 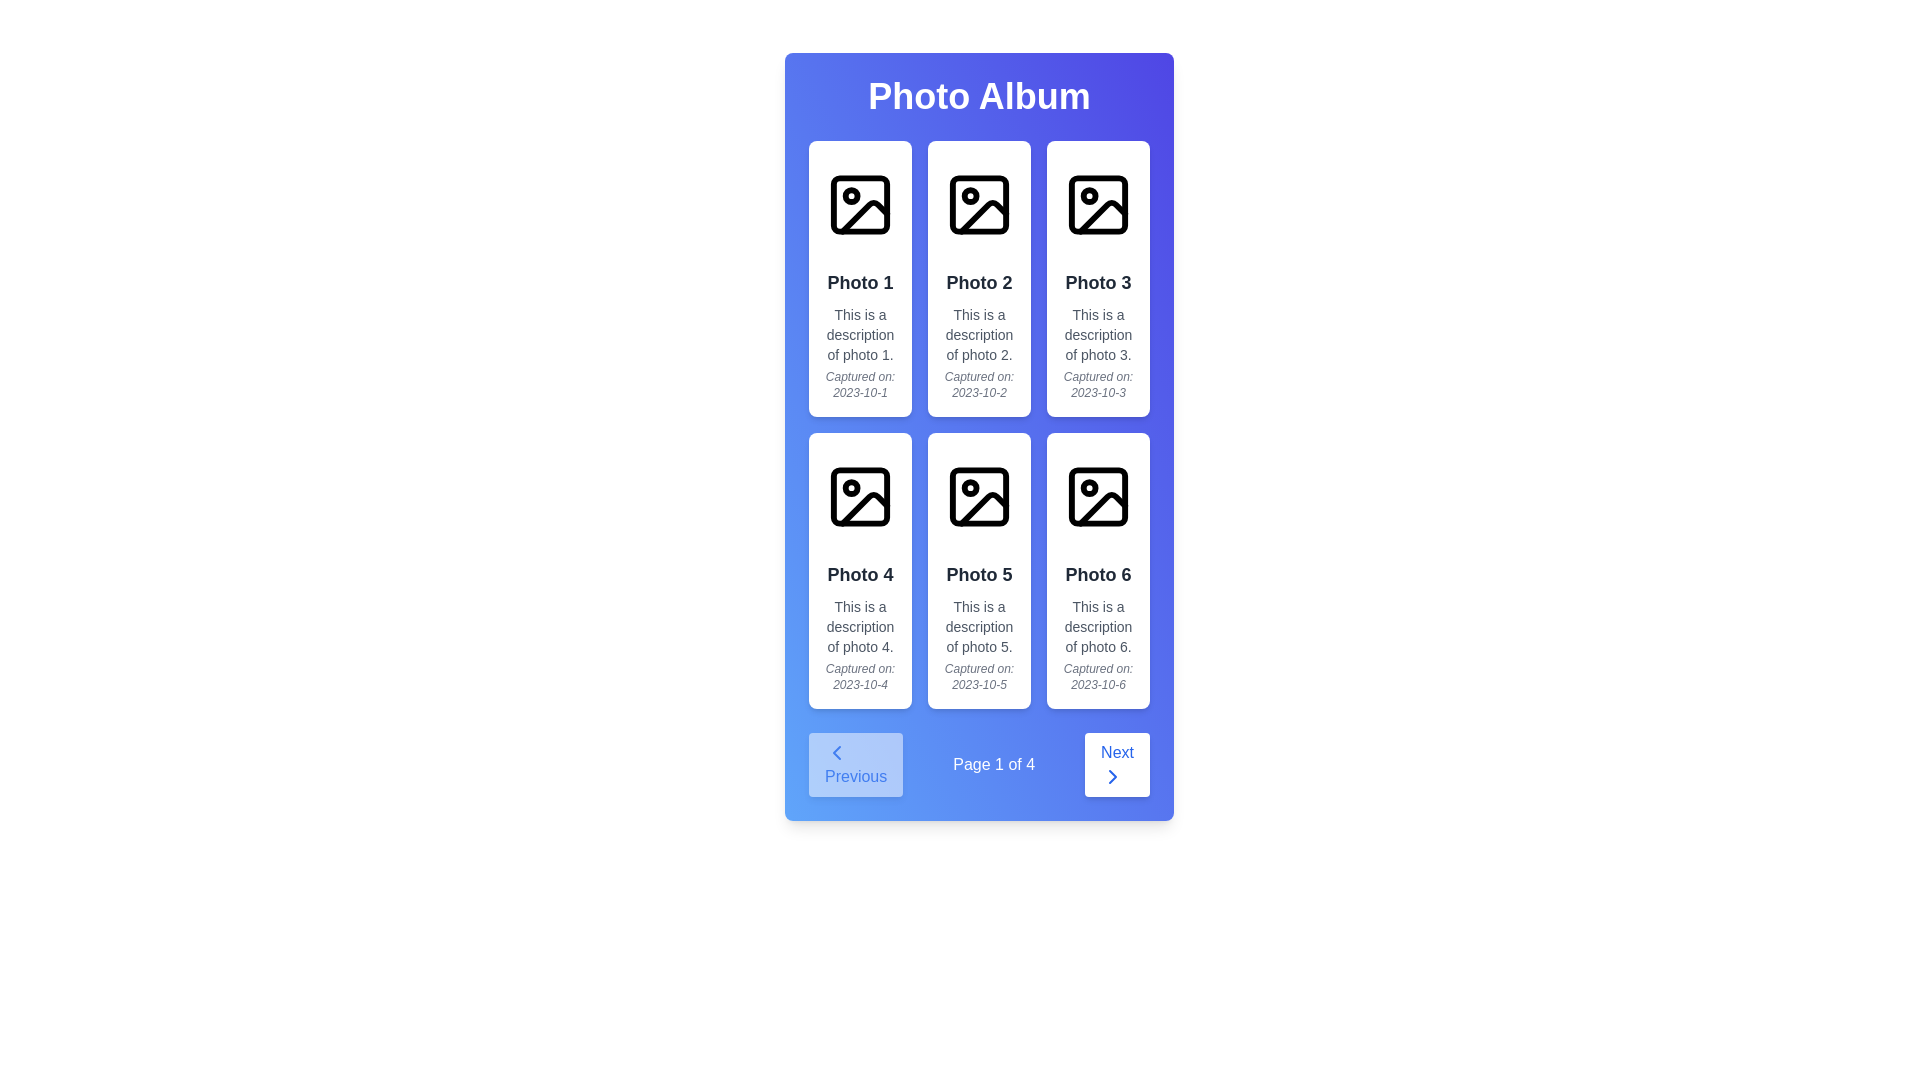 I want to click on the text label reading 'Page 1 of 4', which is displayed in white on a blue background and positioned between the 'Previous' and 'Next' navigation buttons, so click(x=994, y=764).